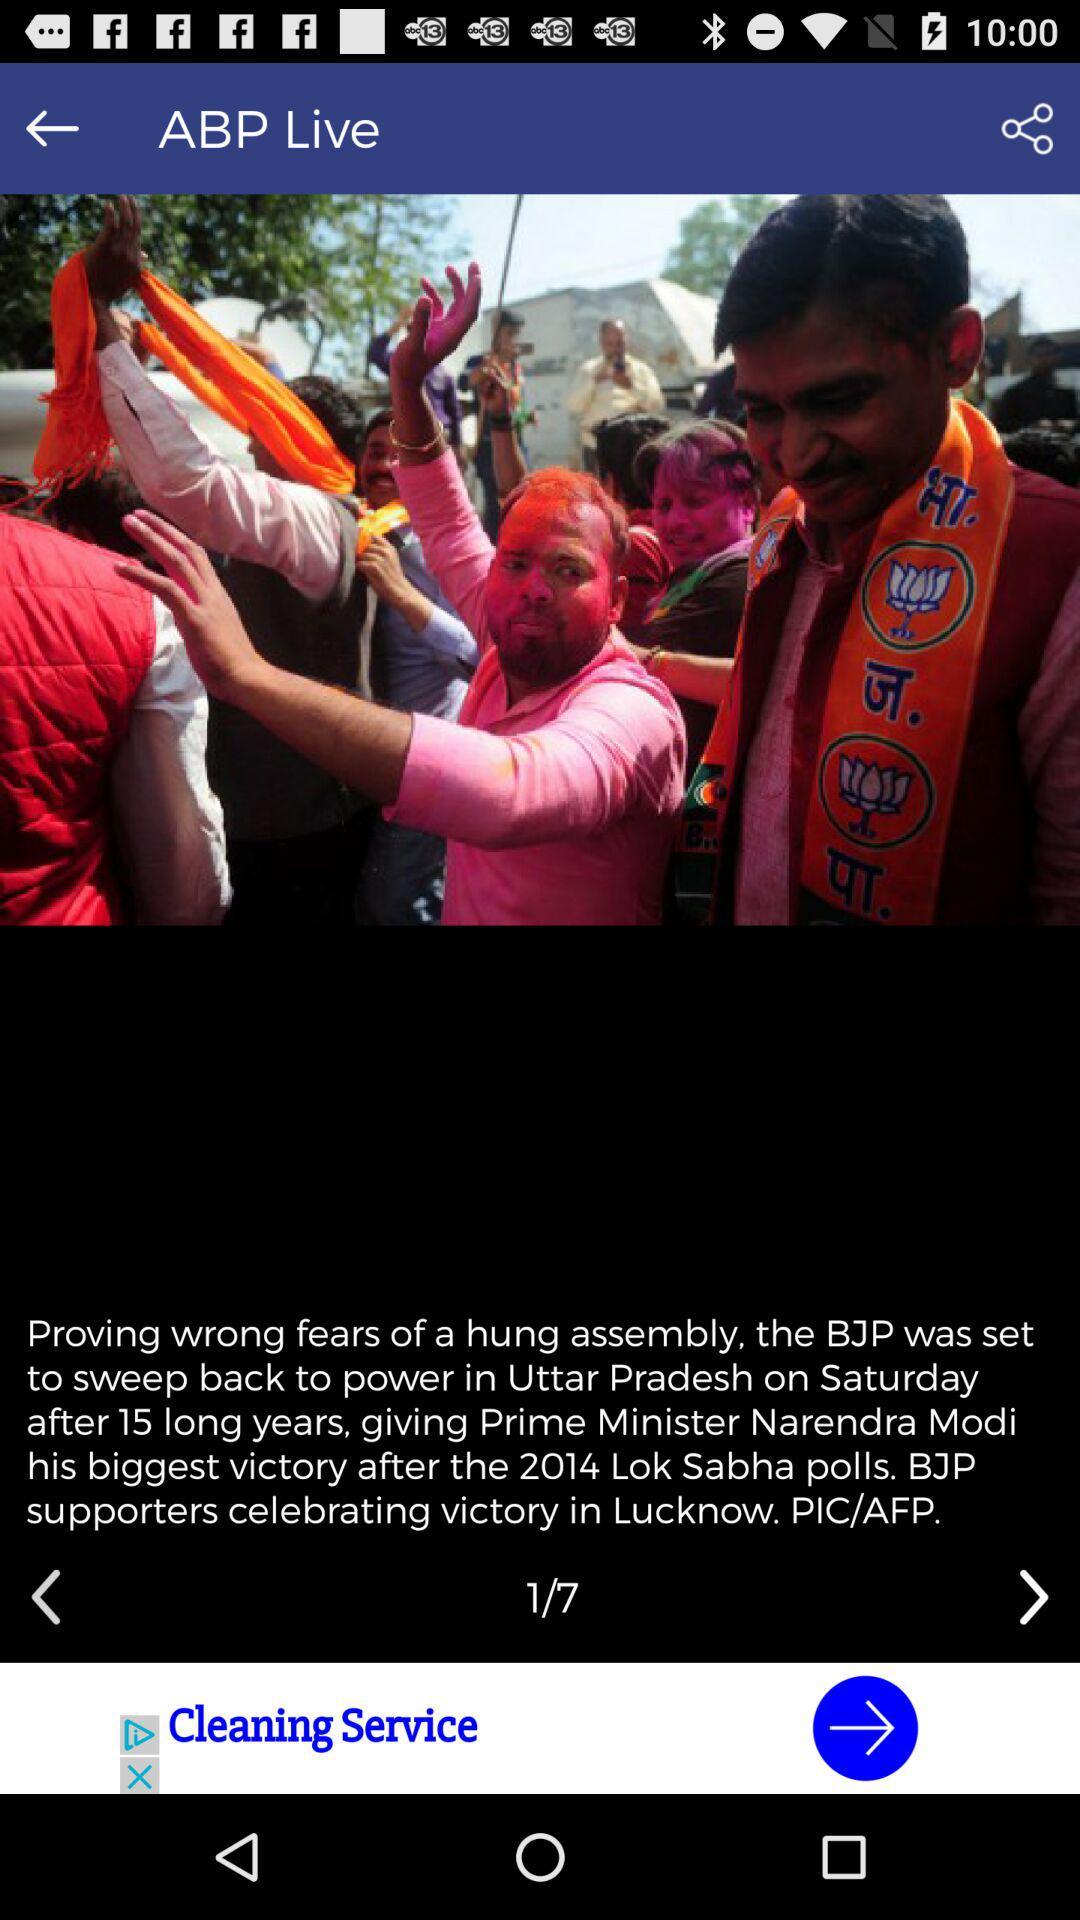 The height and width of the screenshot is (1920, 1080). Describe the element at coordinates (45, 1708) in the screenshot. I see `the arrow_backward icon` at that location.